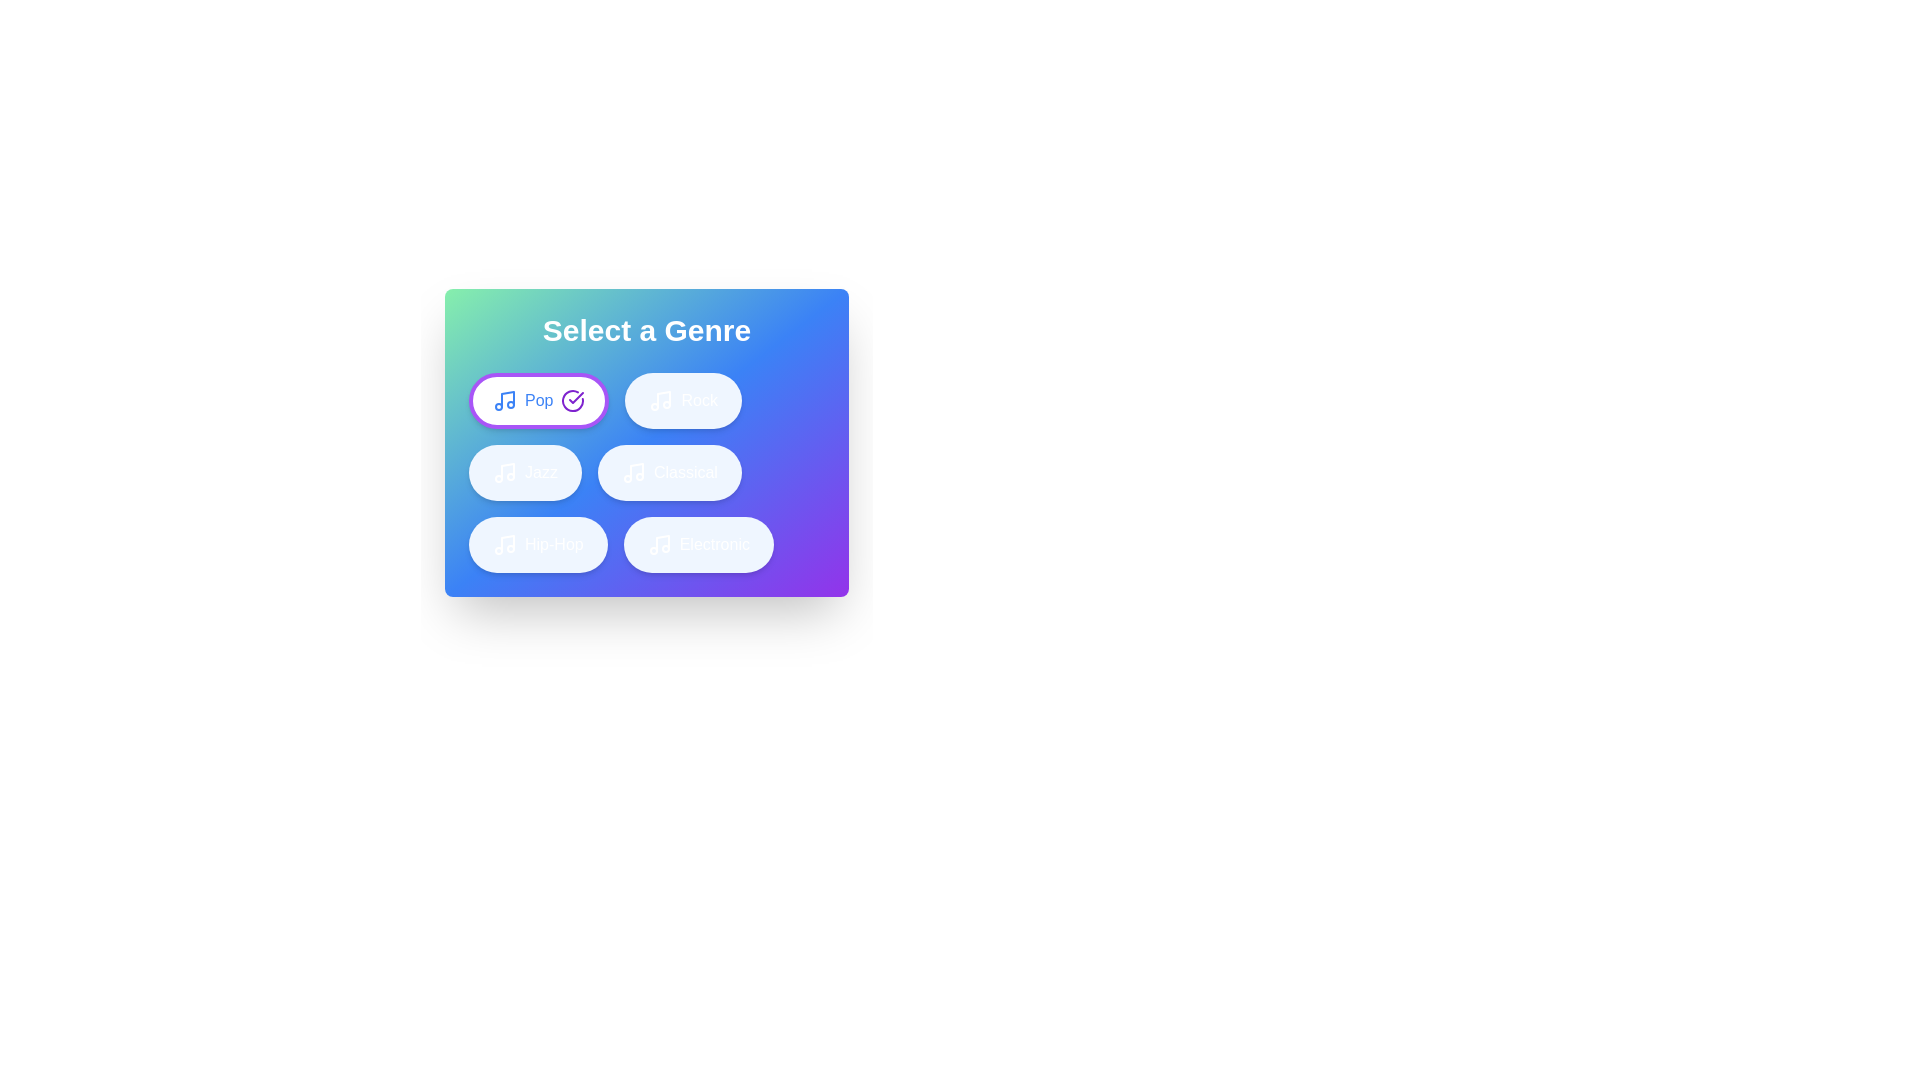 Image resolution: width=1920 pixels, height=1080 pixels. What do you see at coordinates (632, 473) in the screenshot?
I see `properties of the musical note icon located within the 'Classical' button, which is positioned in the second row and second column of the layout` at bounding box center [632, 473].